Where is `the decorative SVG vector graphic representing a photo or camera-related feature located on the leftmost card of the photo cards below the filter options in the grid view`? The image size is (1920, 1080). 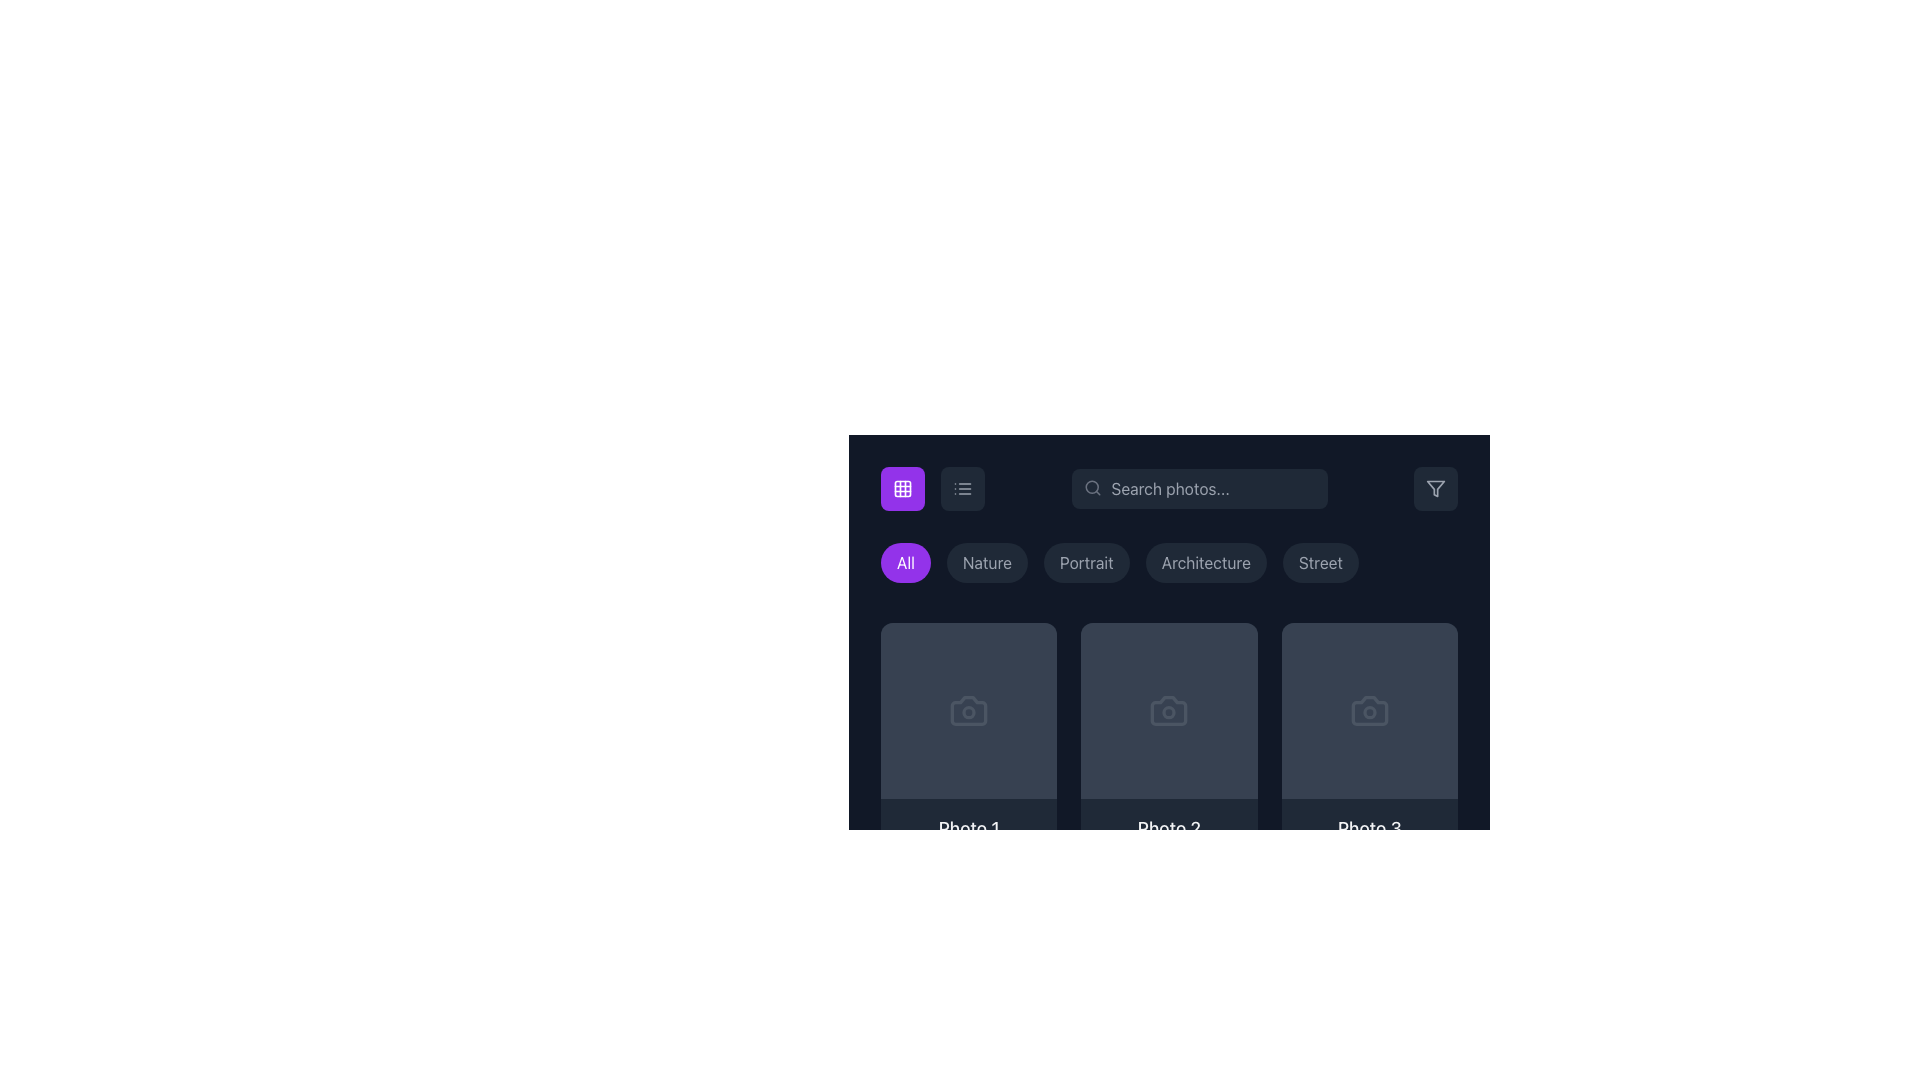
the decorative SVG vector graphic representing a photo or camera-related feature located on the leftmost card of the photo cards below the filter options in the grid view is located at coordinates (969, 710).